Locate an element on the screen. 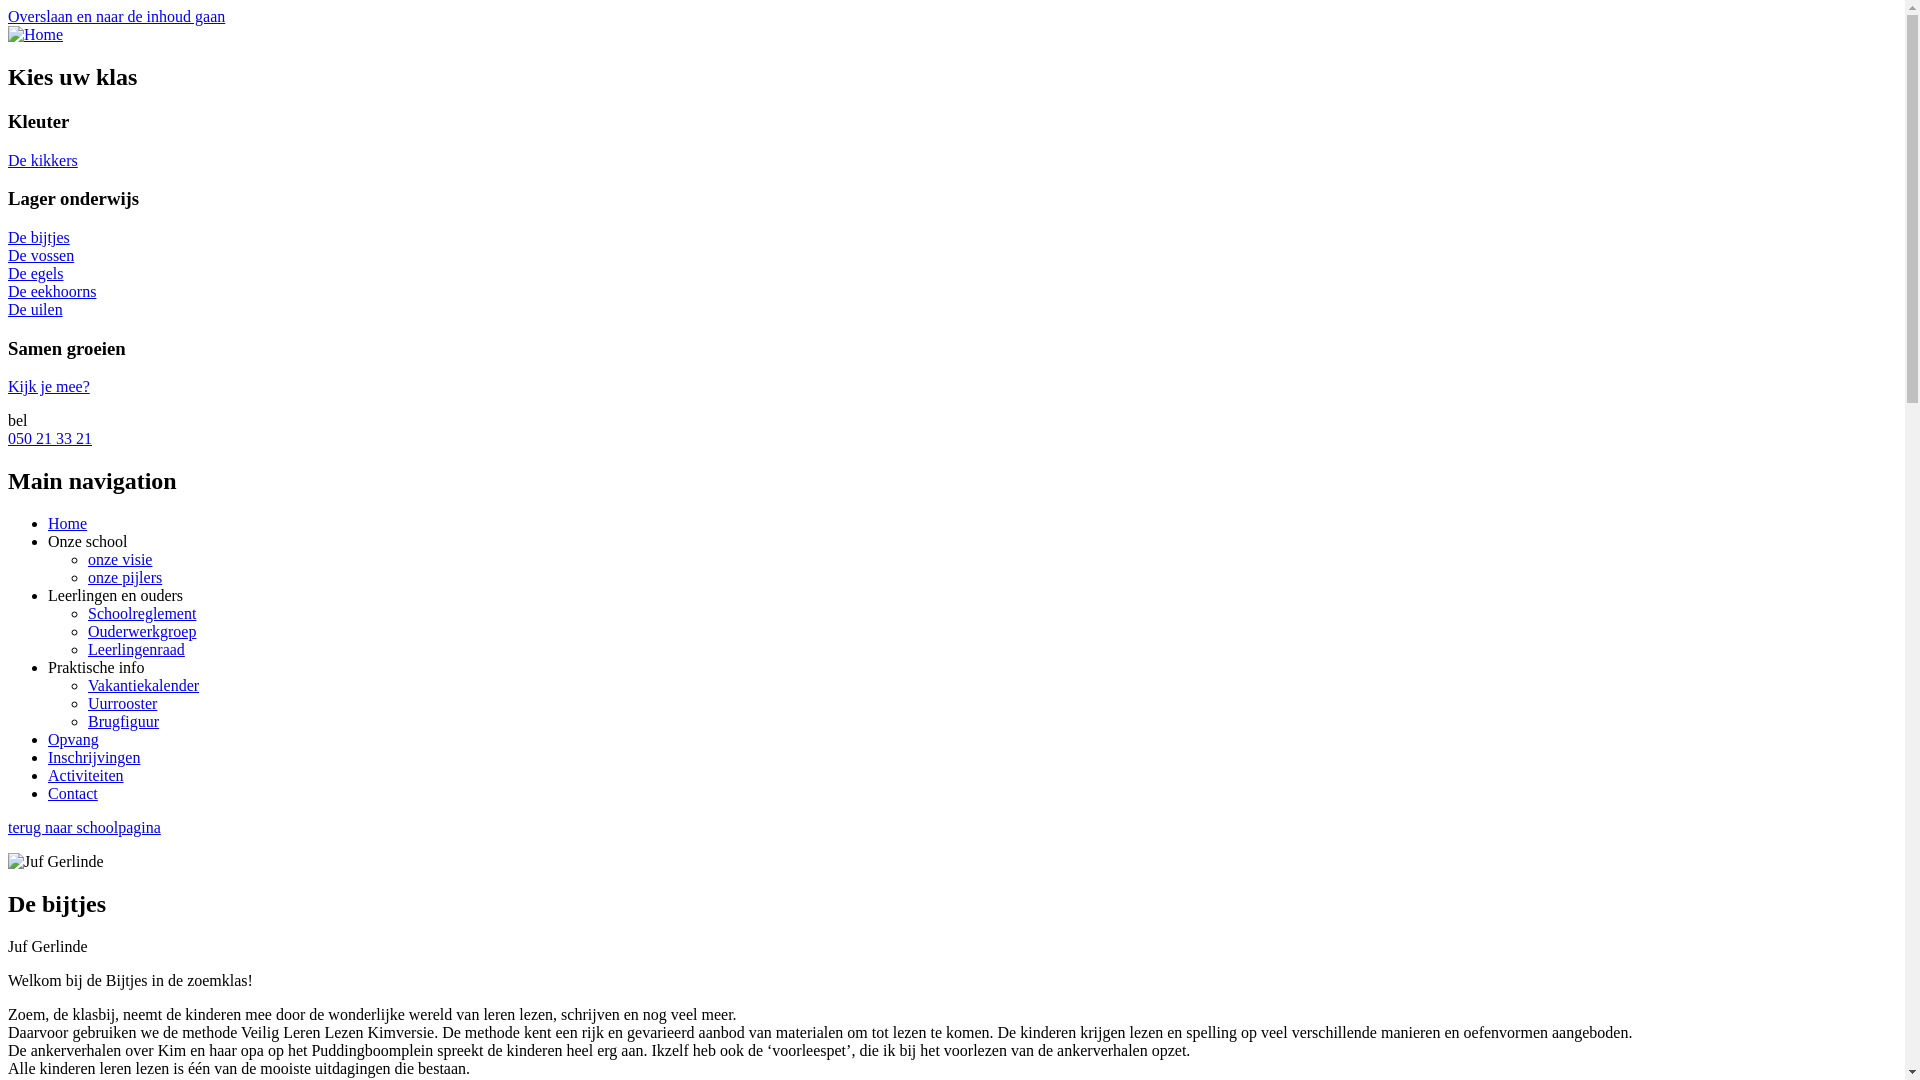 The height and width of the screenshot is (1080, 1920). 'De bijtjes' is located at coordinates (38, 236).